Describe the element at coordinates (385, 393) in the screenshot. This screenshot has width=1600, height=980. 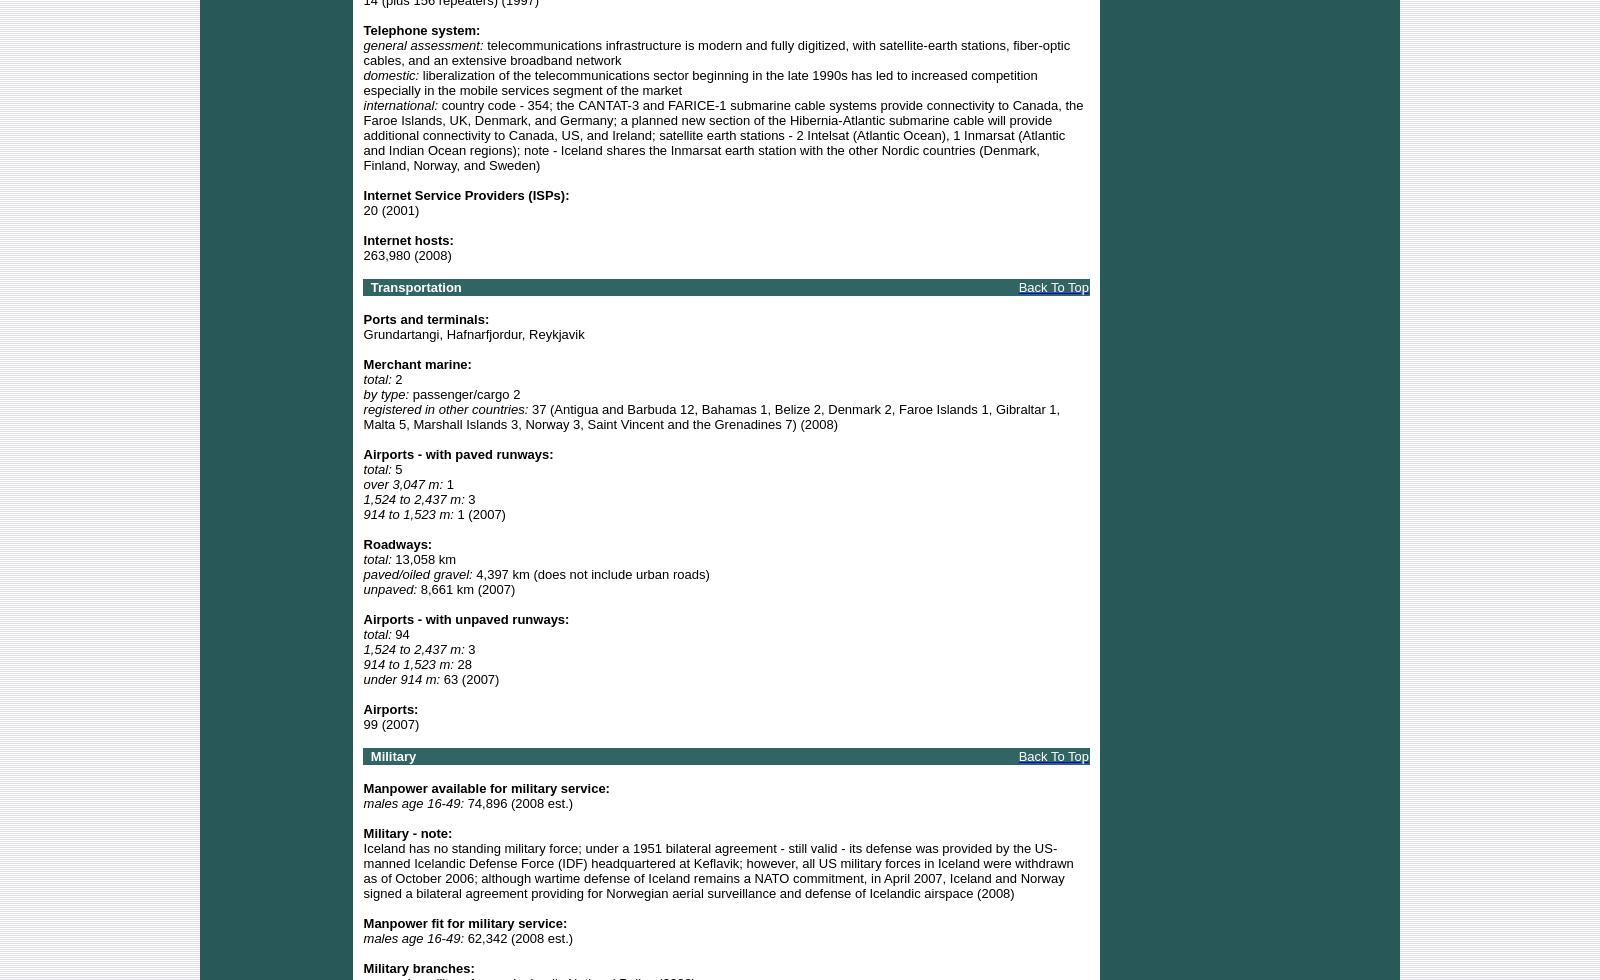
I see `'by type:'` at that location.